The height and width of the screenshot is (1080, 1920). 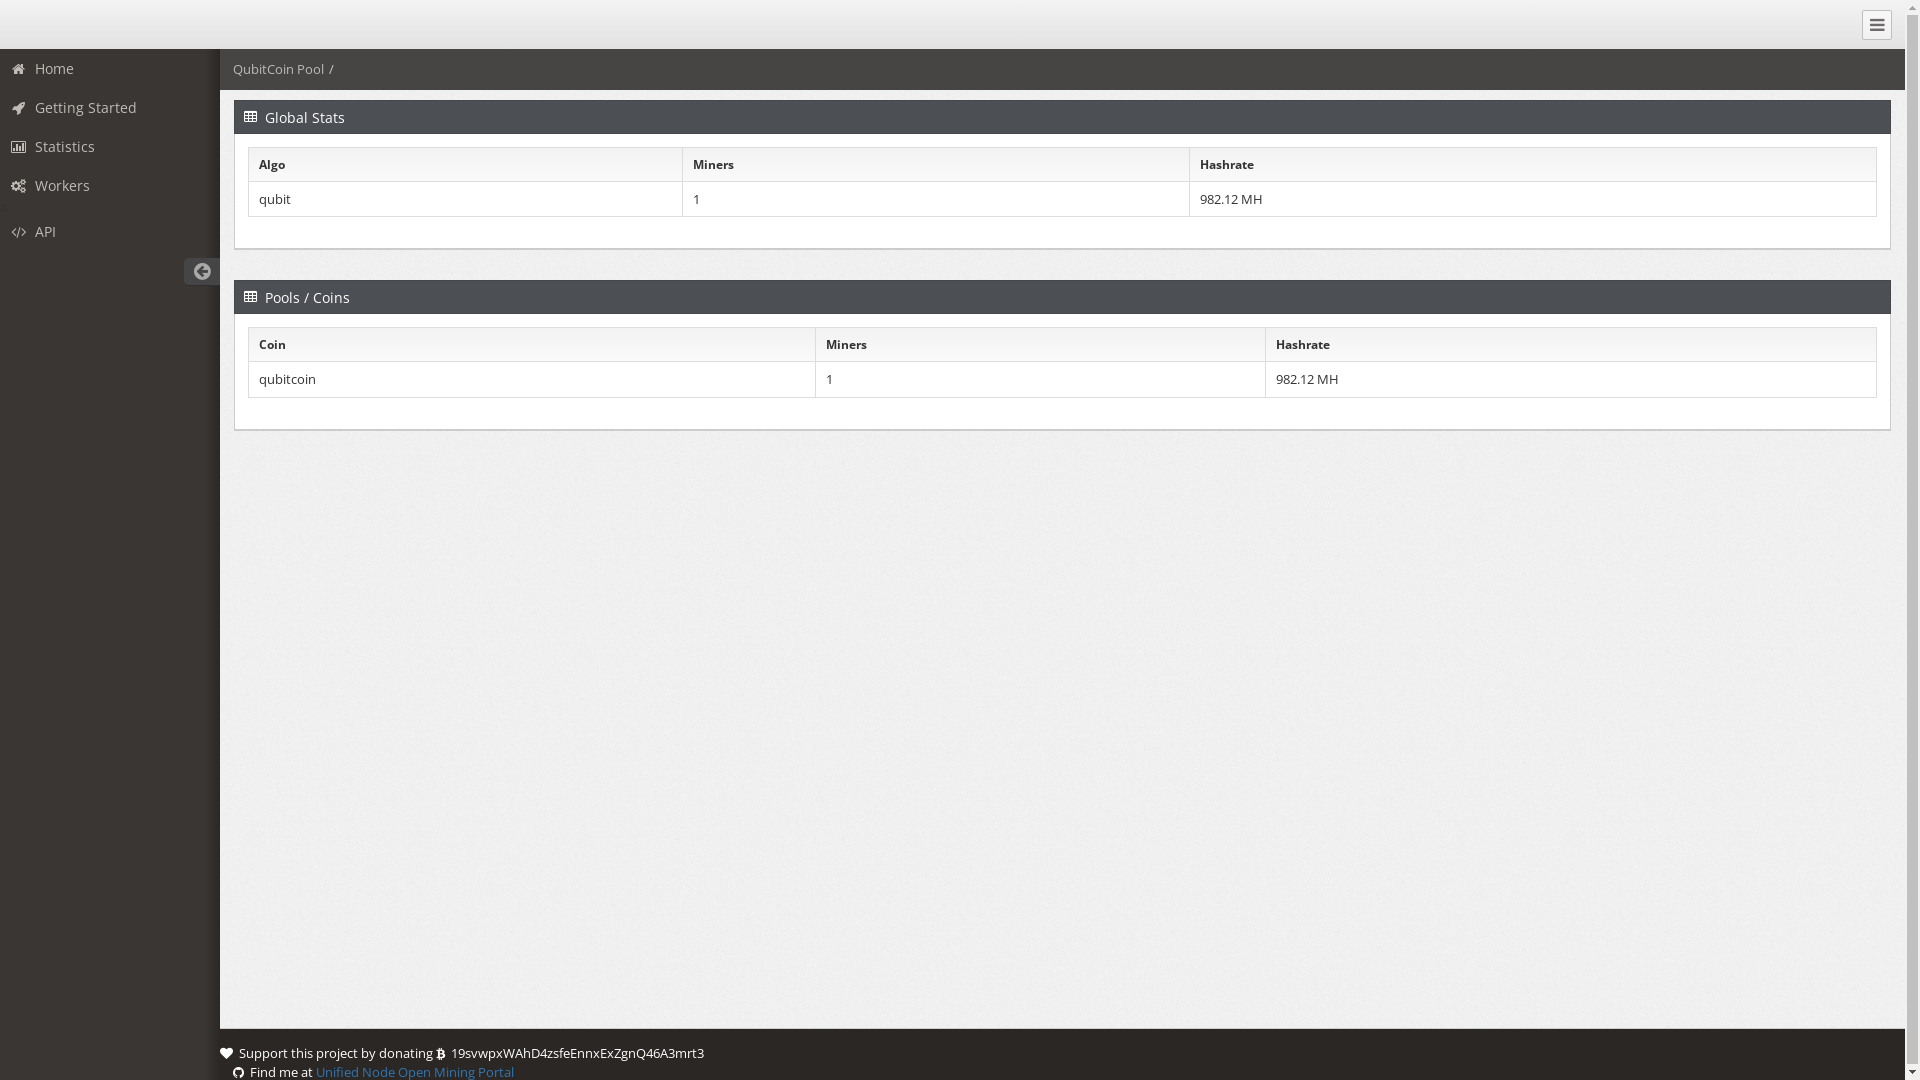 I want to click on 'Getting Started', so click(x=109, y=107).